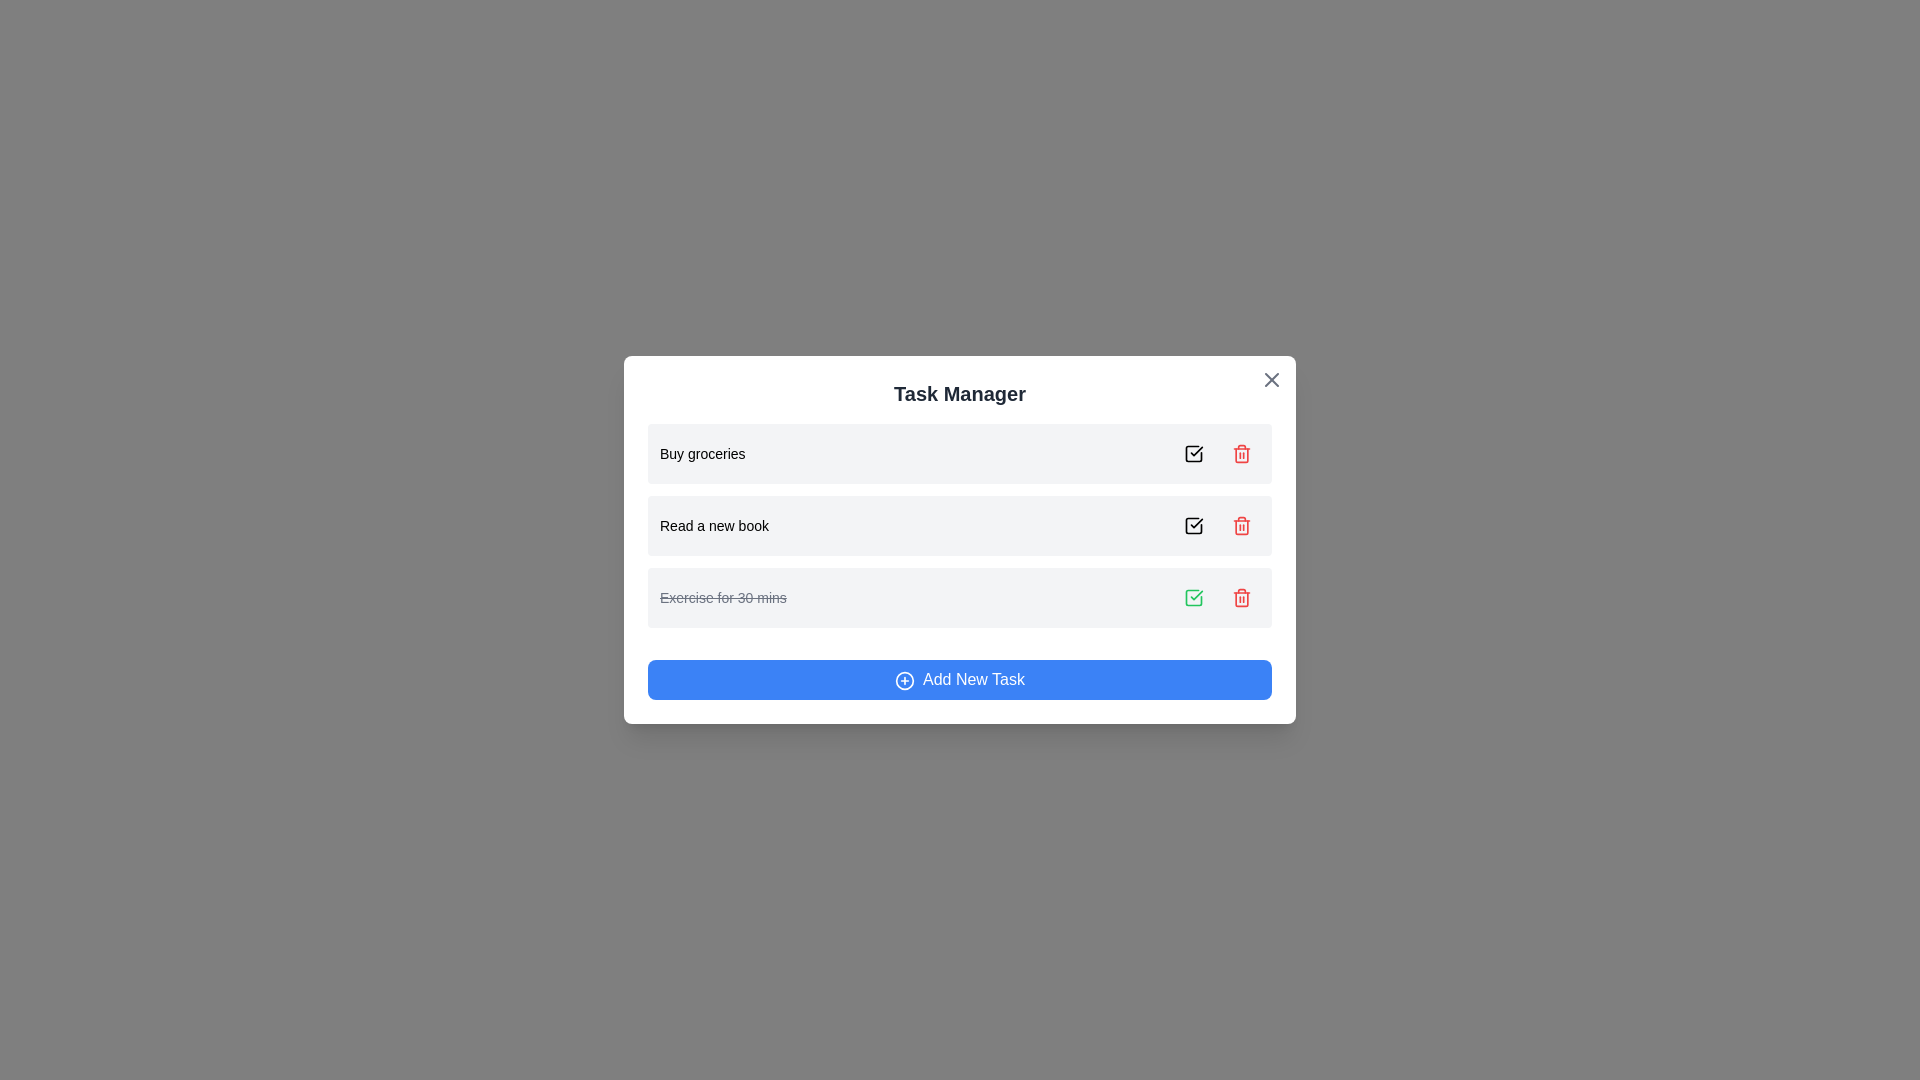 The image size is (1920, 1080). Describe the element at coordinates (1241, 454) in the screenshot. I see `the red trash bin icon located at the far right of the second row in a list of tasks to trigger visual feedback` at that location.